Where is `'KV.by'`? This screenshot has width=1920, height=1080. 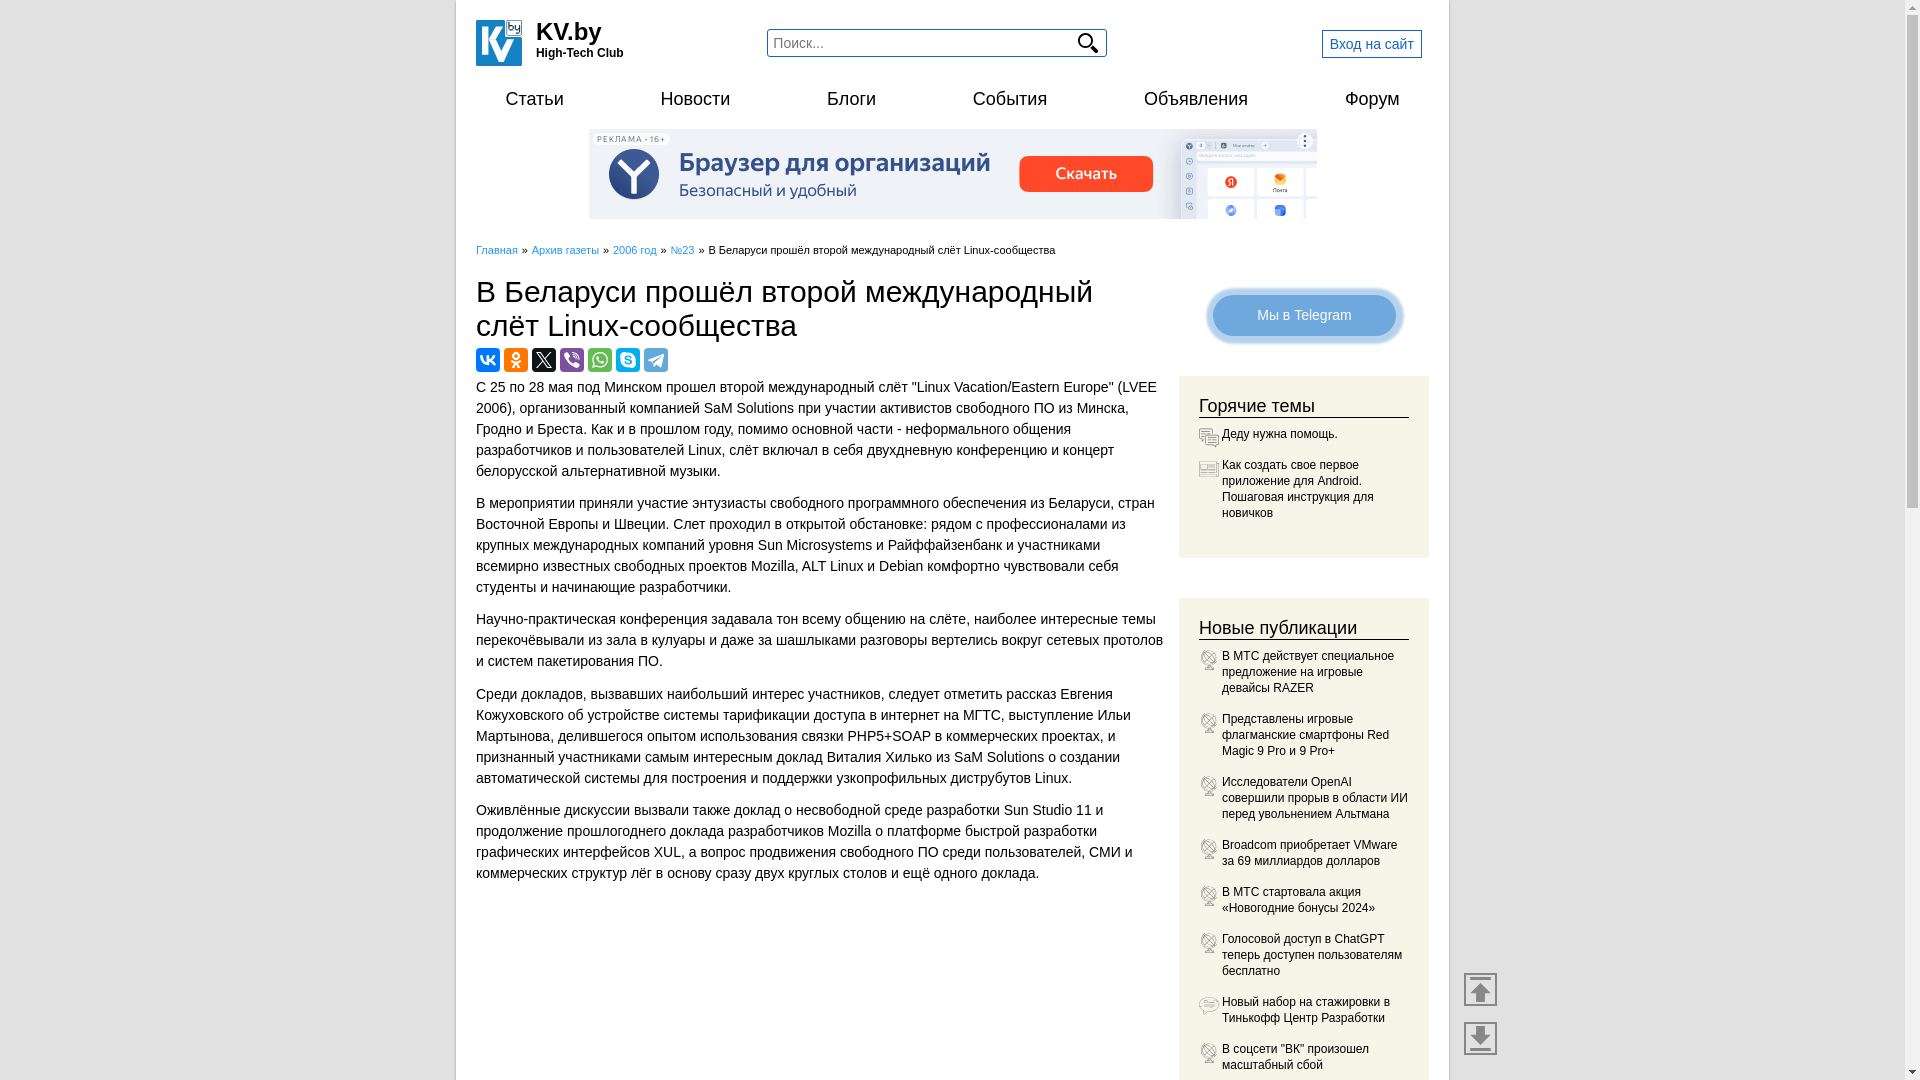
'KV.by' is located at coordinates (568, 31).